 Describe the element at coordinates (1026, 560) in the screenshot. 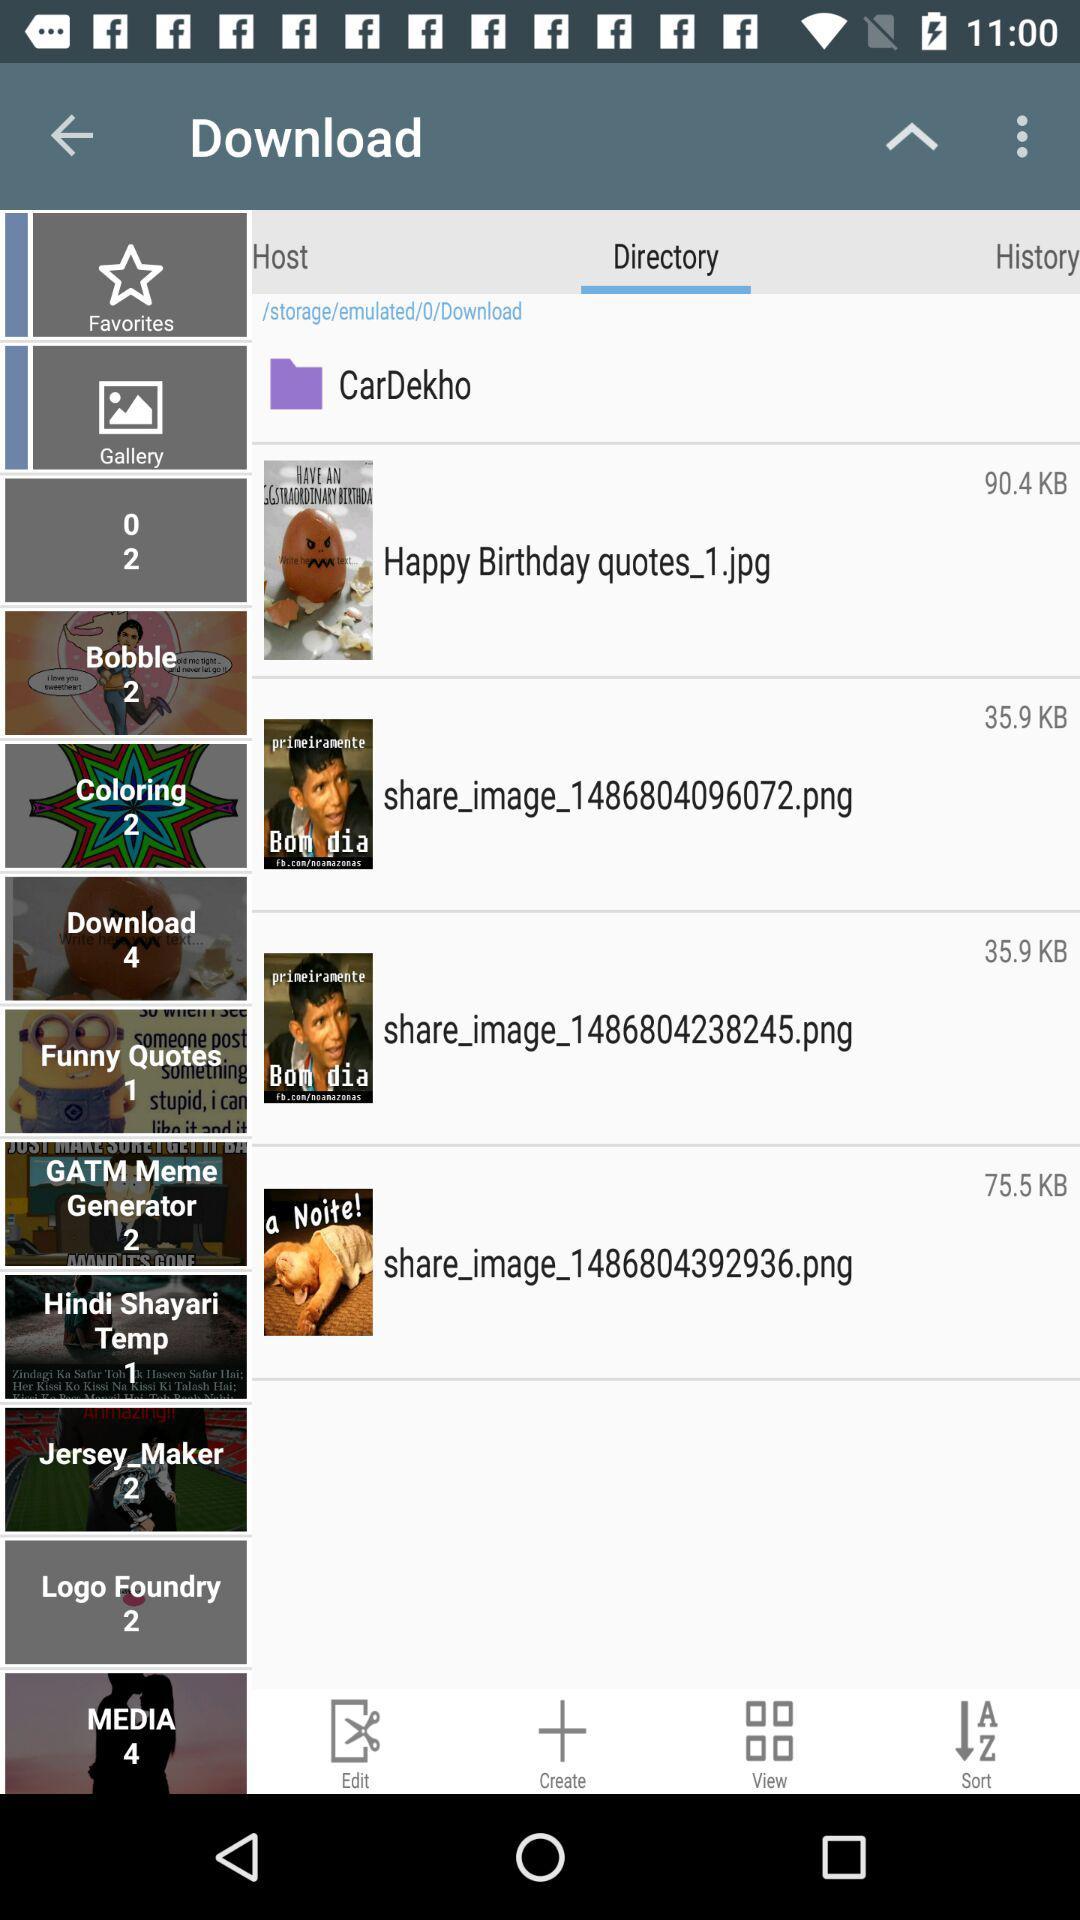

I see `the item below the cardekho` at that location.